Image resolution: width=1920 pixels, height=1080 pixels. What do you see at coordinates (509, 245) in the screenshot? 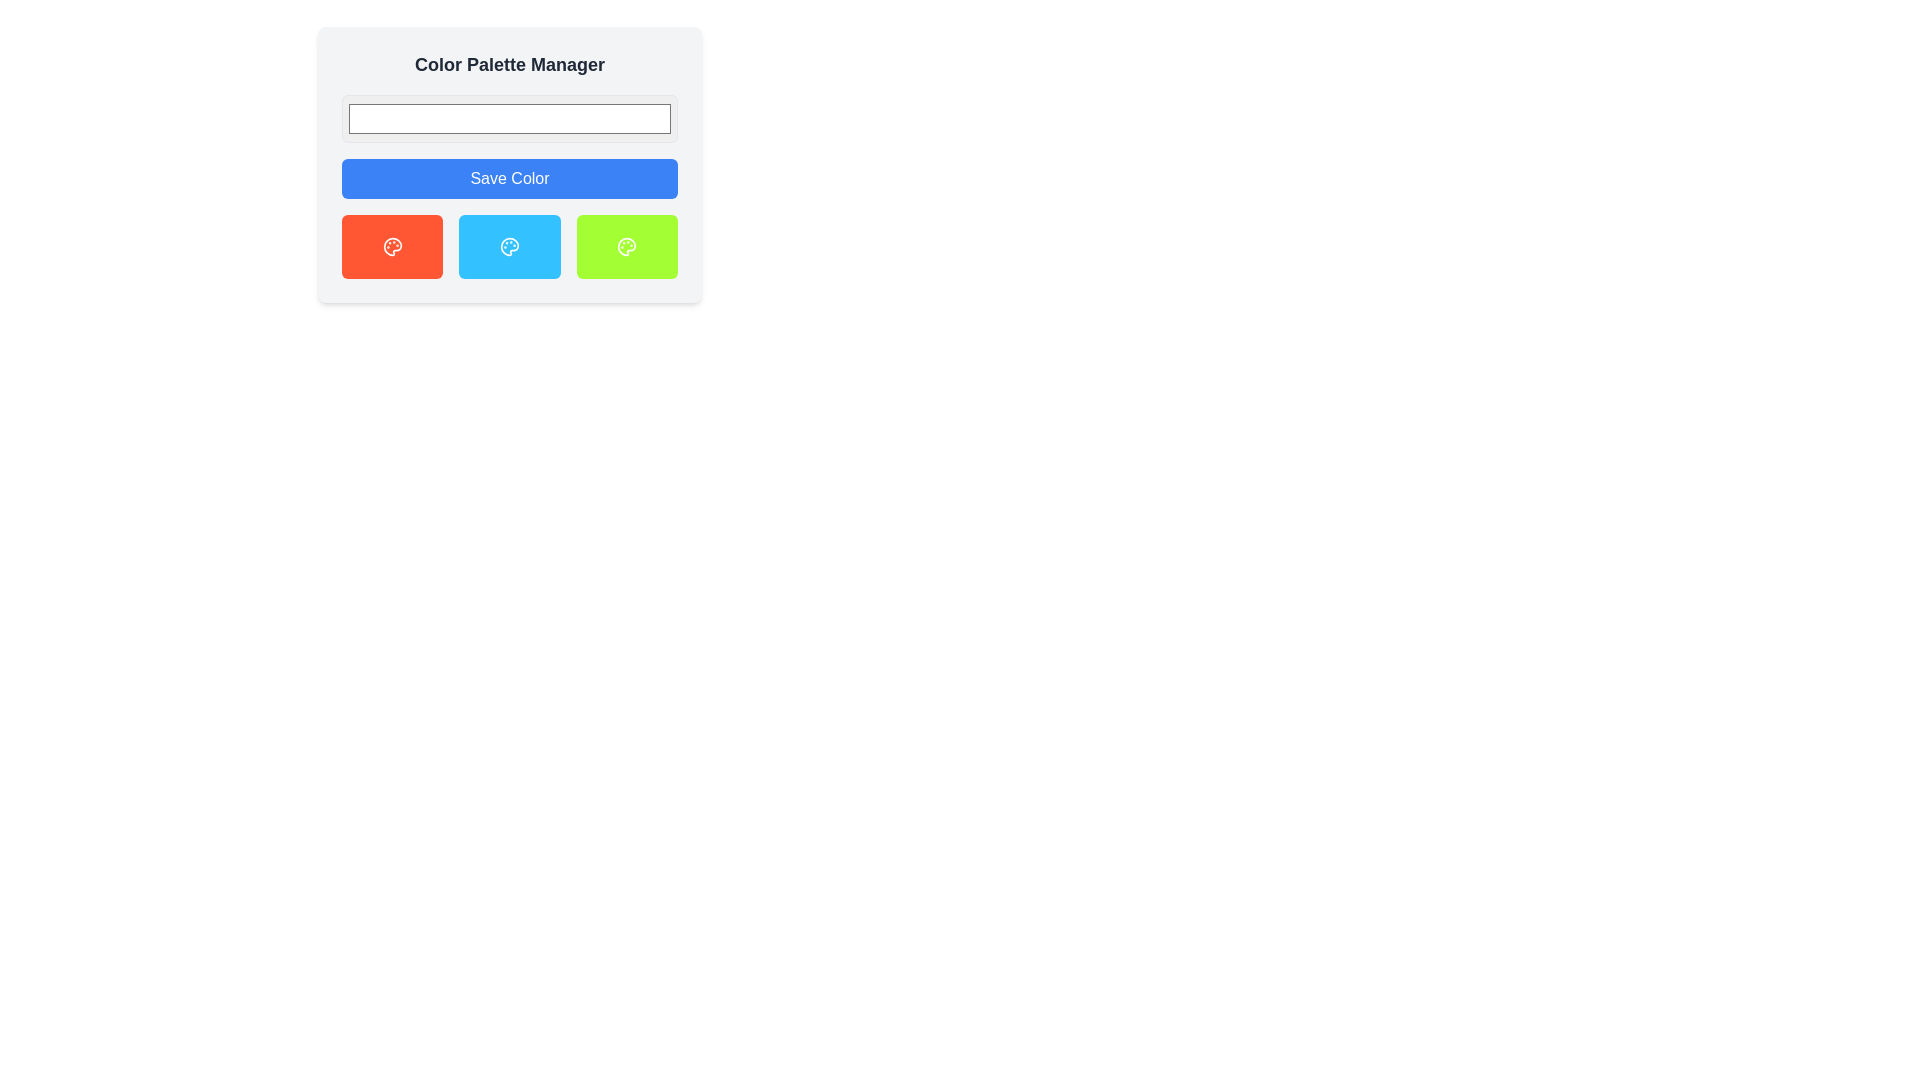
I see `the Icon button that manages the color palette, located beneath the 'Save Color' text input field` at bounding box center [509, 245].